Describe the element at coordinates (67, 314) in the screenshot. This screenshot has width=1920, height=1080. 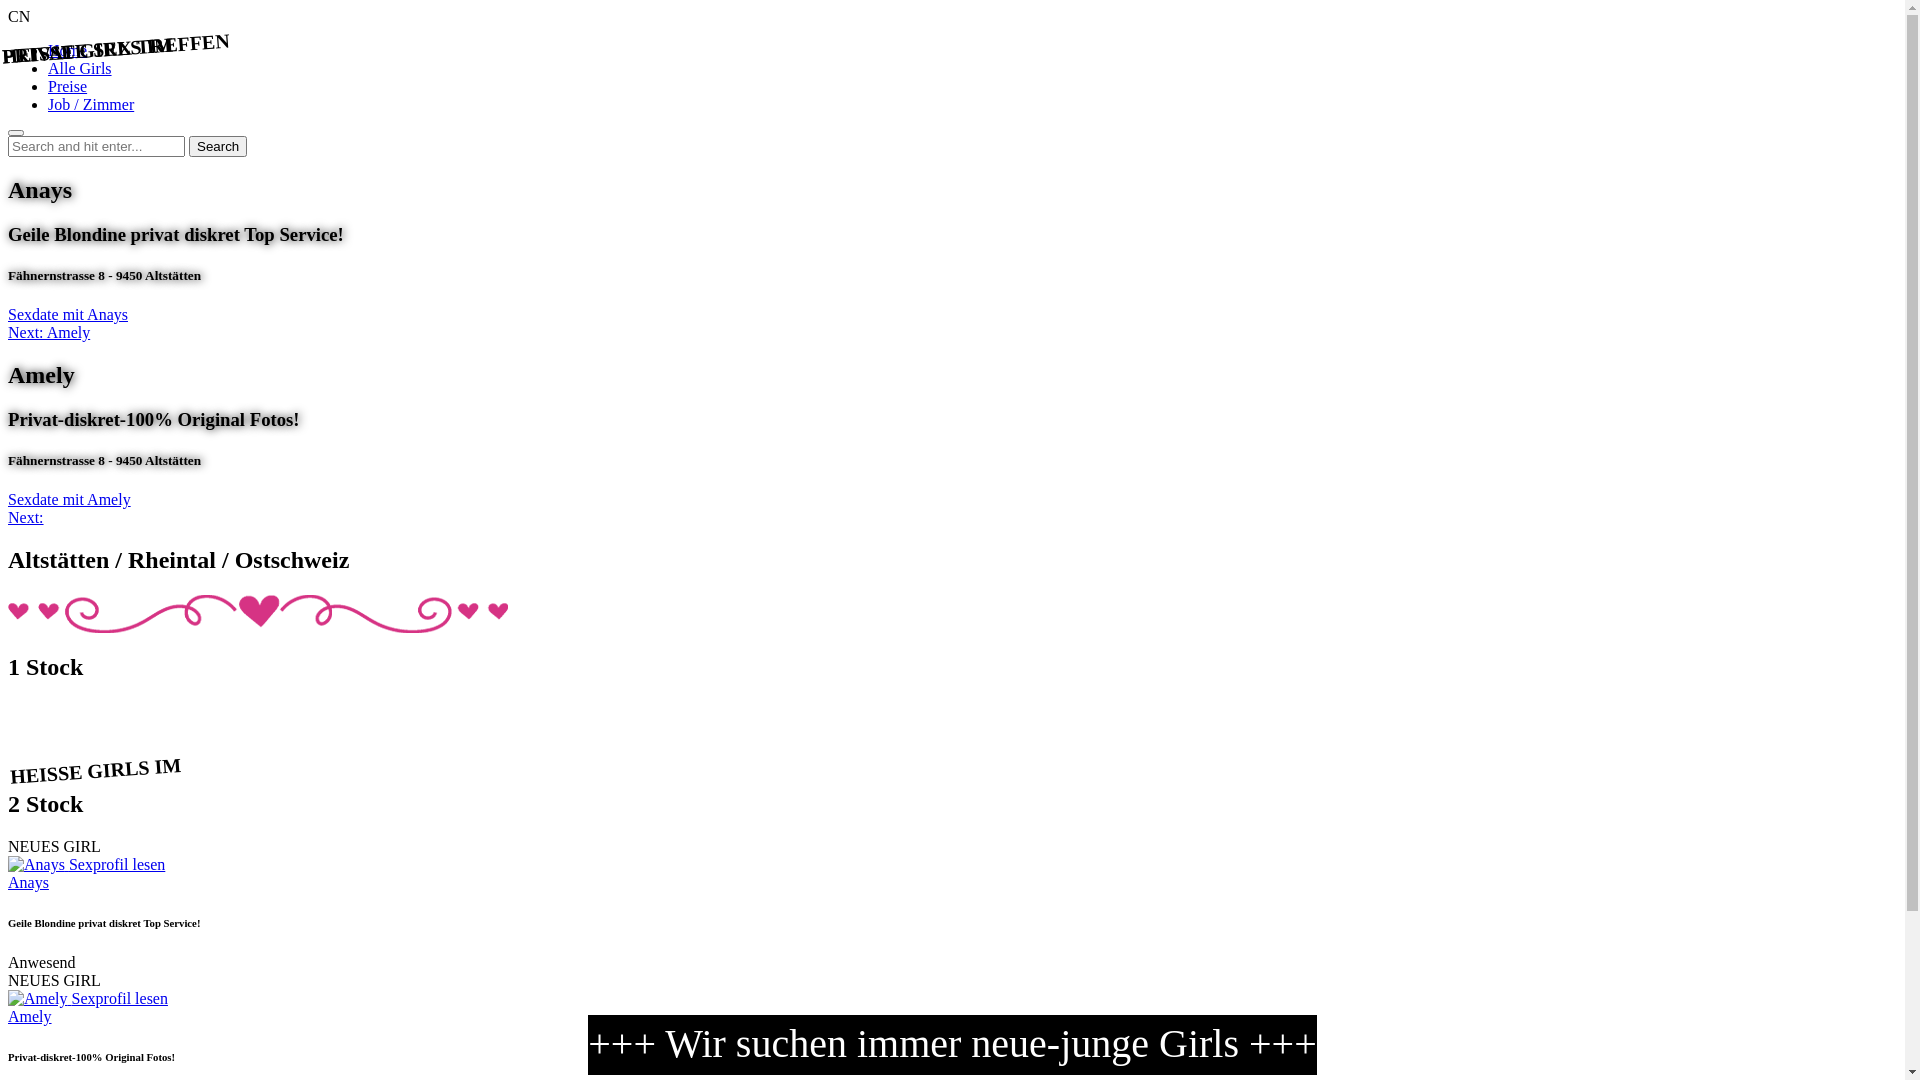
I see `'Sexdate mit Anays'` at that location.